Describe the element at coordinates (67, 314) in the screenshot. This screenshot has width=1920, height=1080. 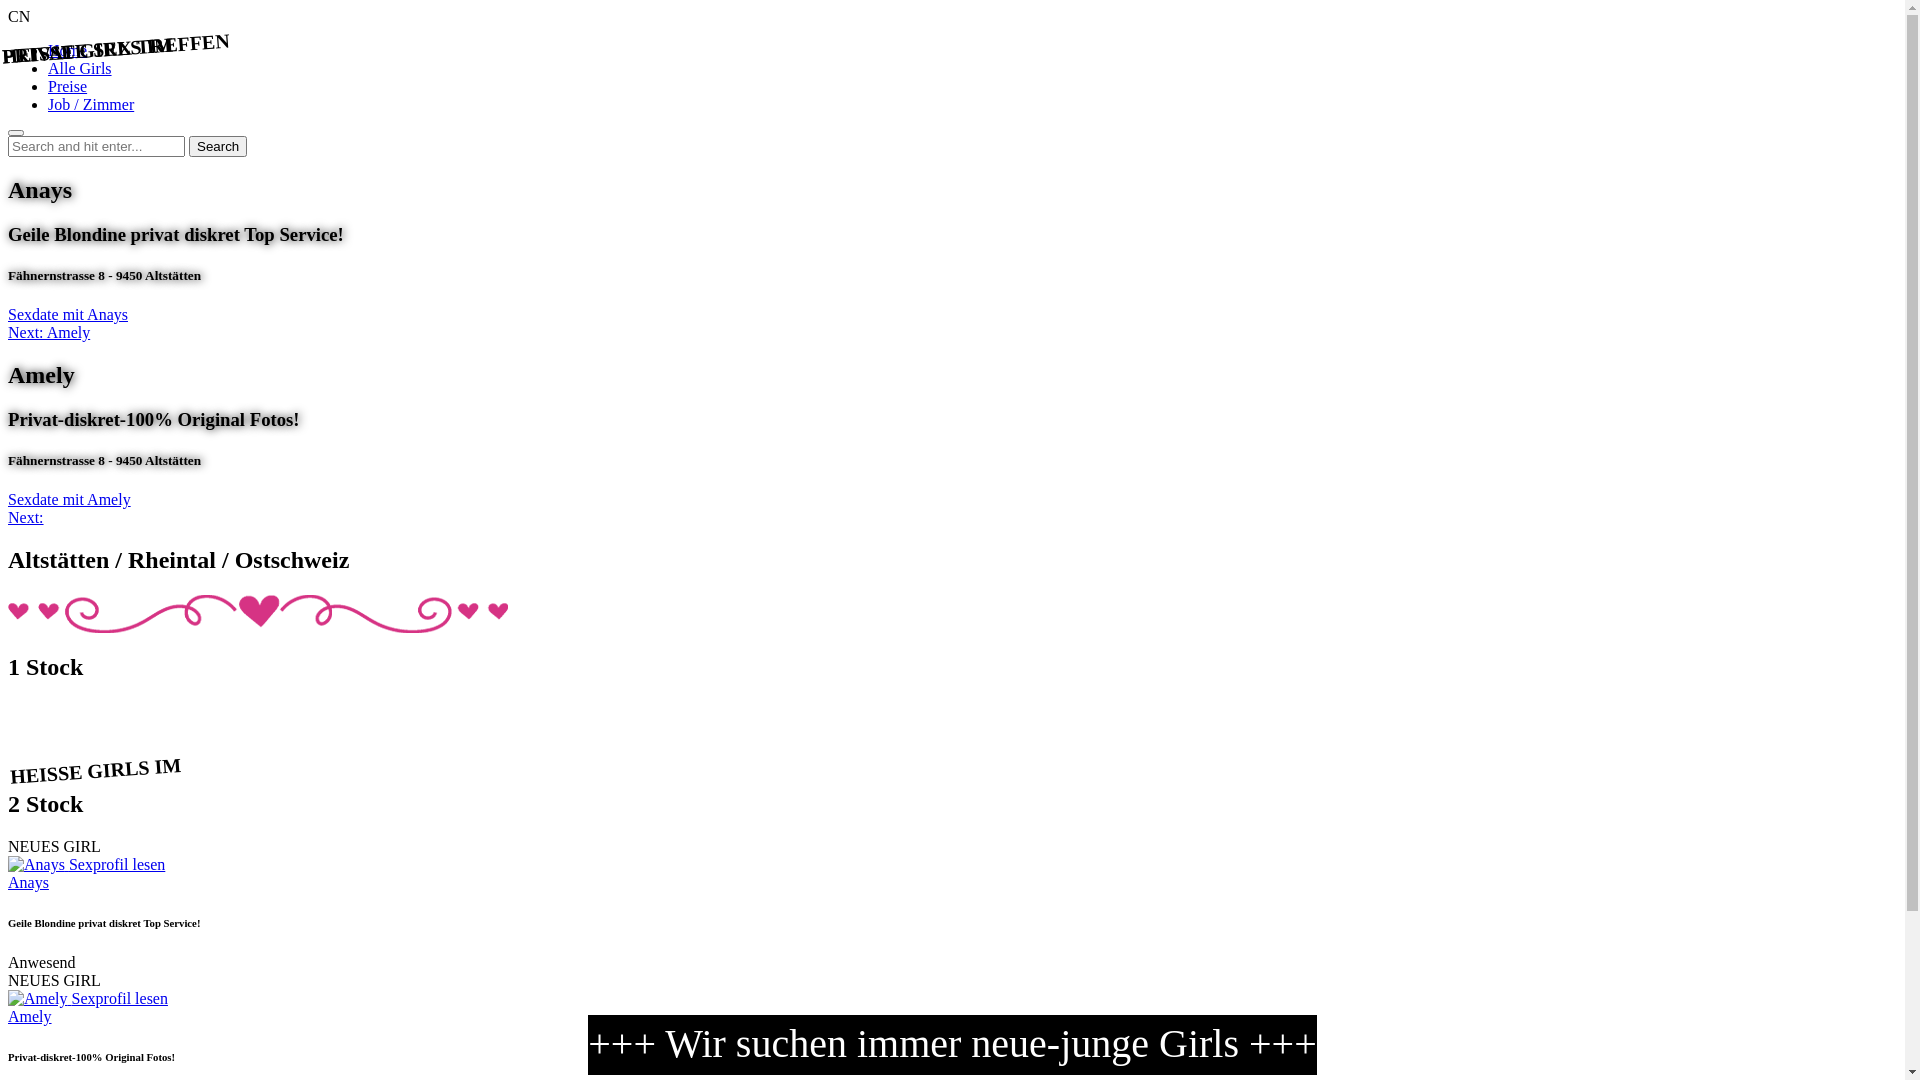
I see `'Sexdate mit Anays'` at that location.